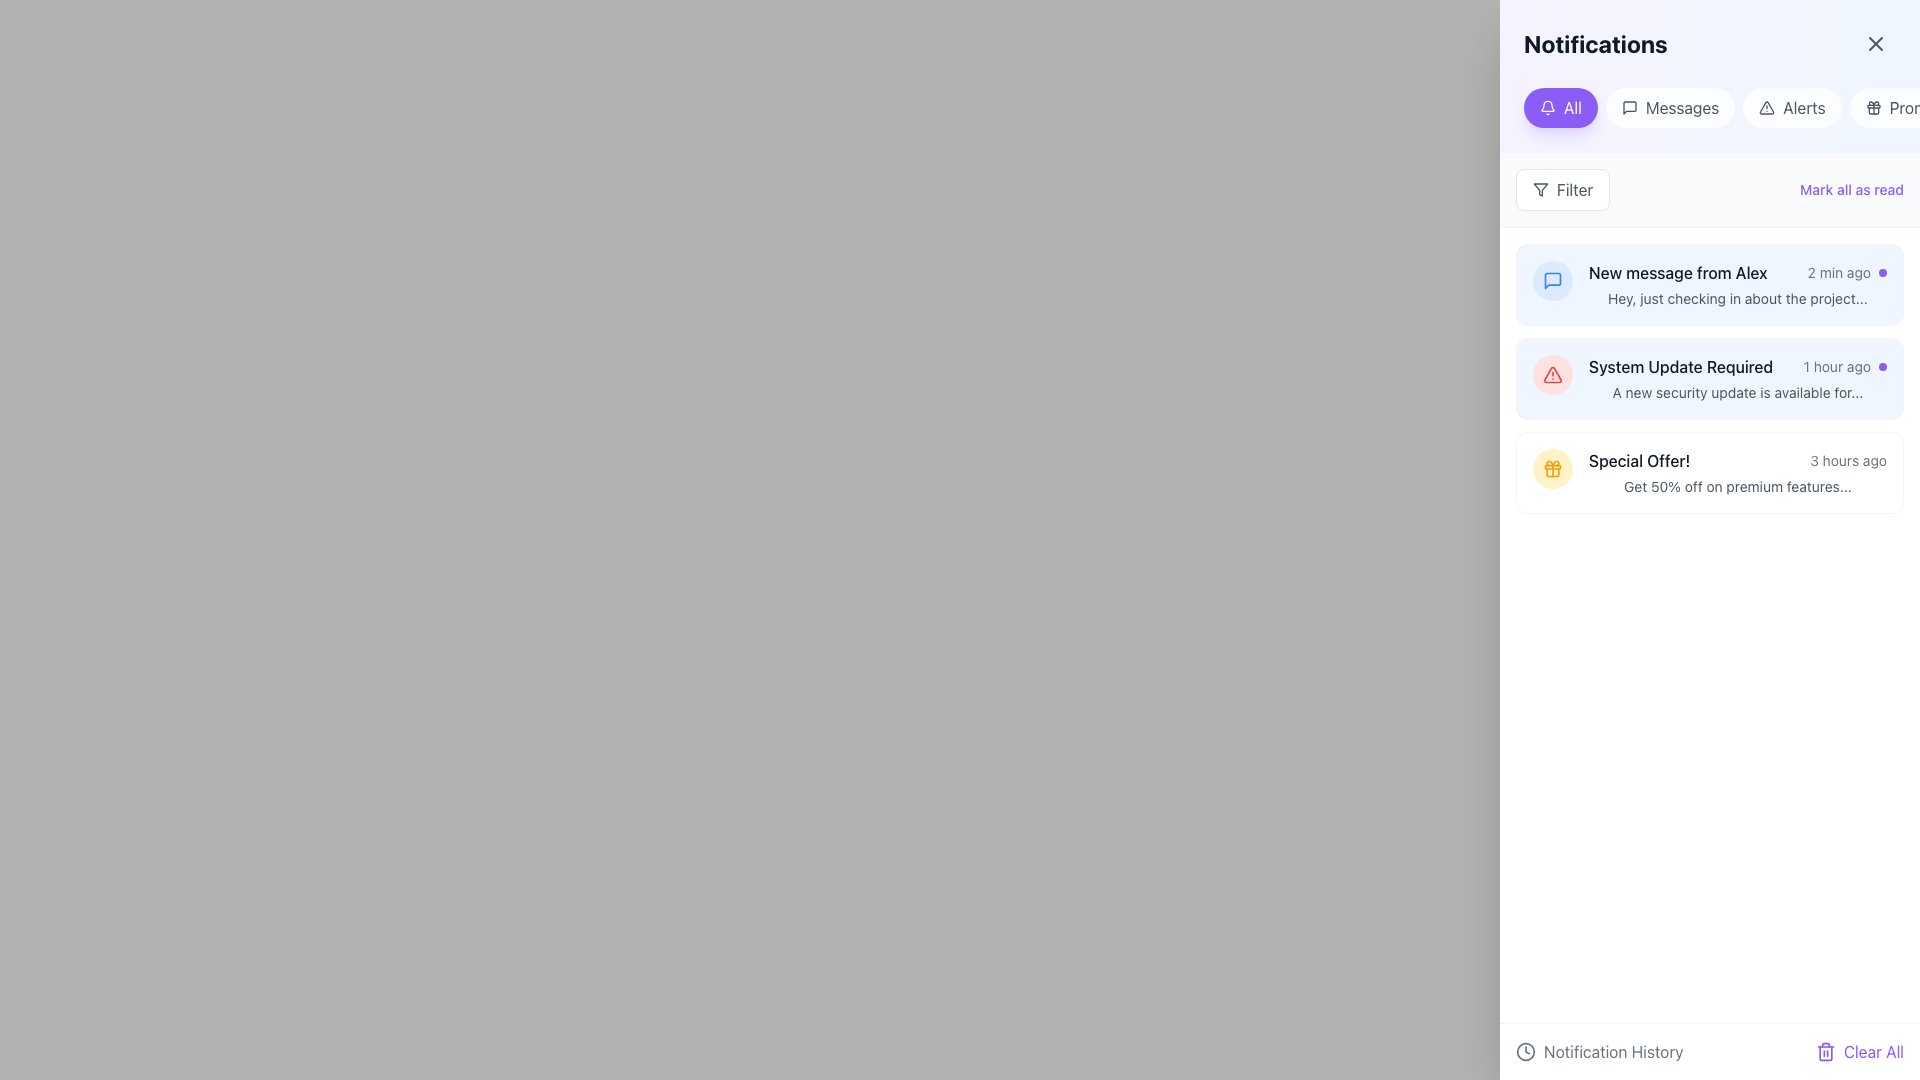 The height and width of the screenshot is (1080, 1920). I want to click on the 'Alerts' button, which is the third button in the horizontally aligned list under the 'Notifications' panel, so click(1792, 108).